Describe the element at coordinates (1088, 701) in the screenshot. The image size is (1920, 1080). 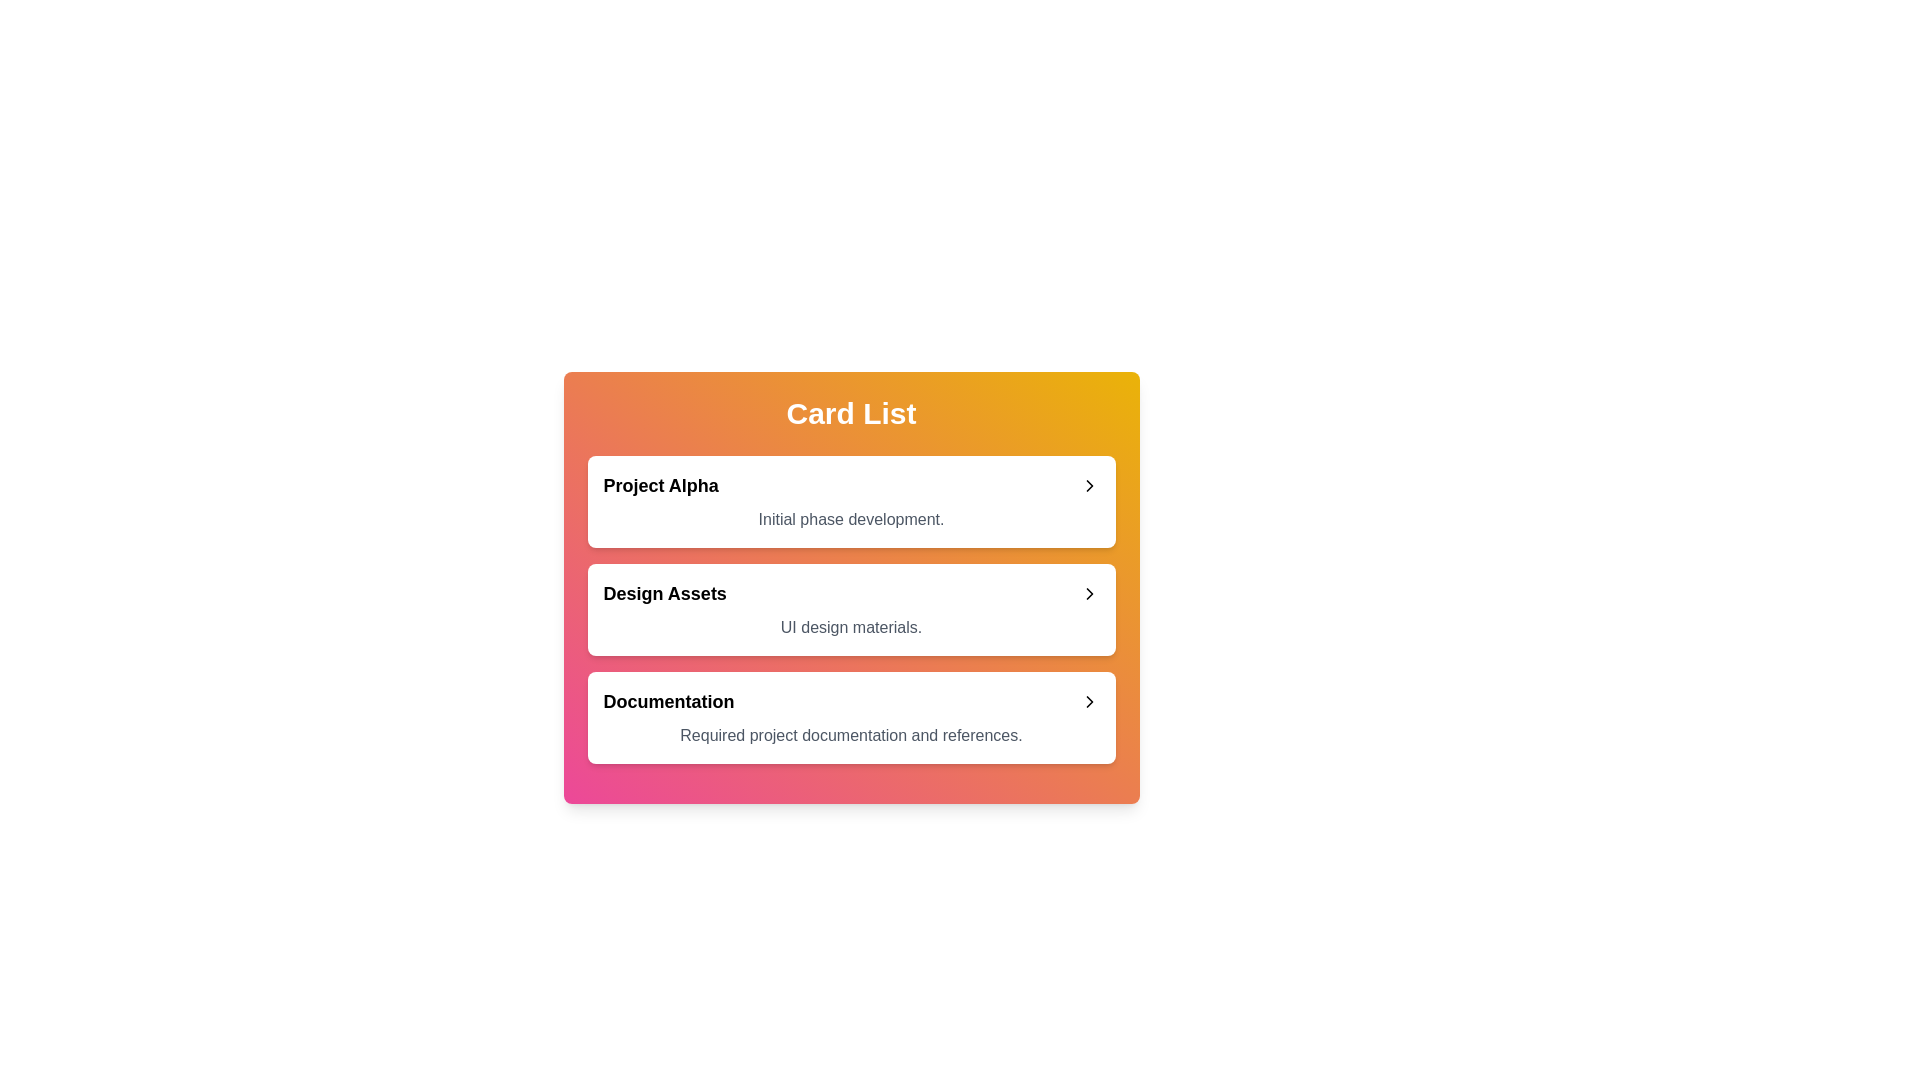
I see `the chevron icon to expand or collapse the card with title Documentation` at that location.